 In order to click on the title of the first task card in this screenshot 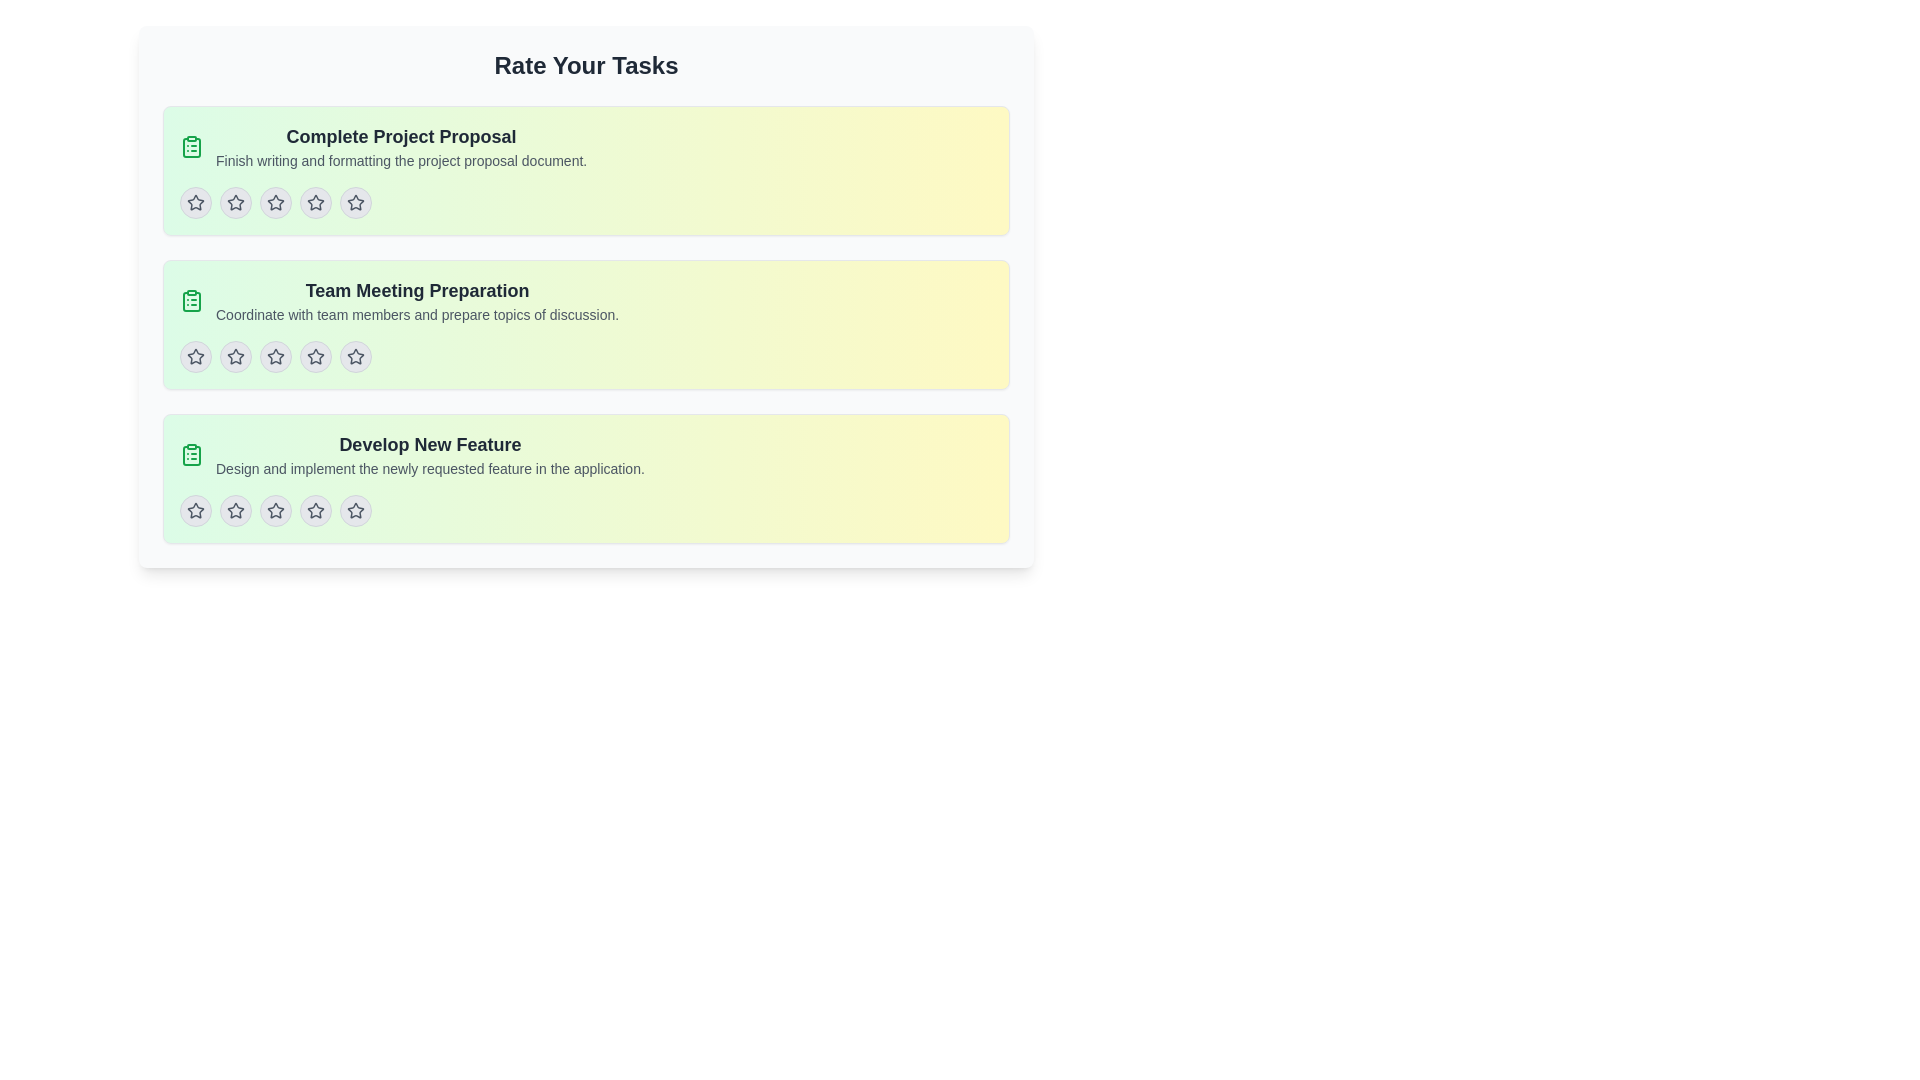, I will do `click(585, 145)`.